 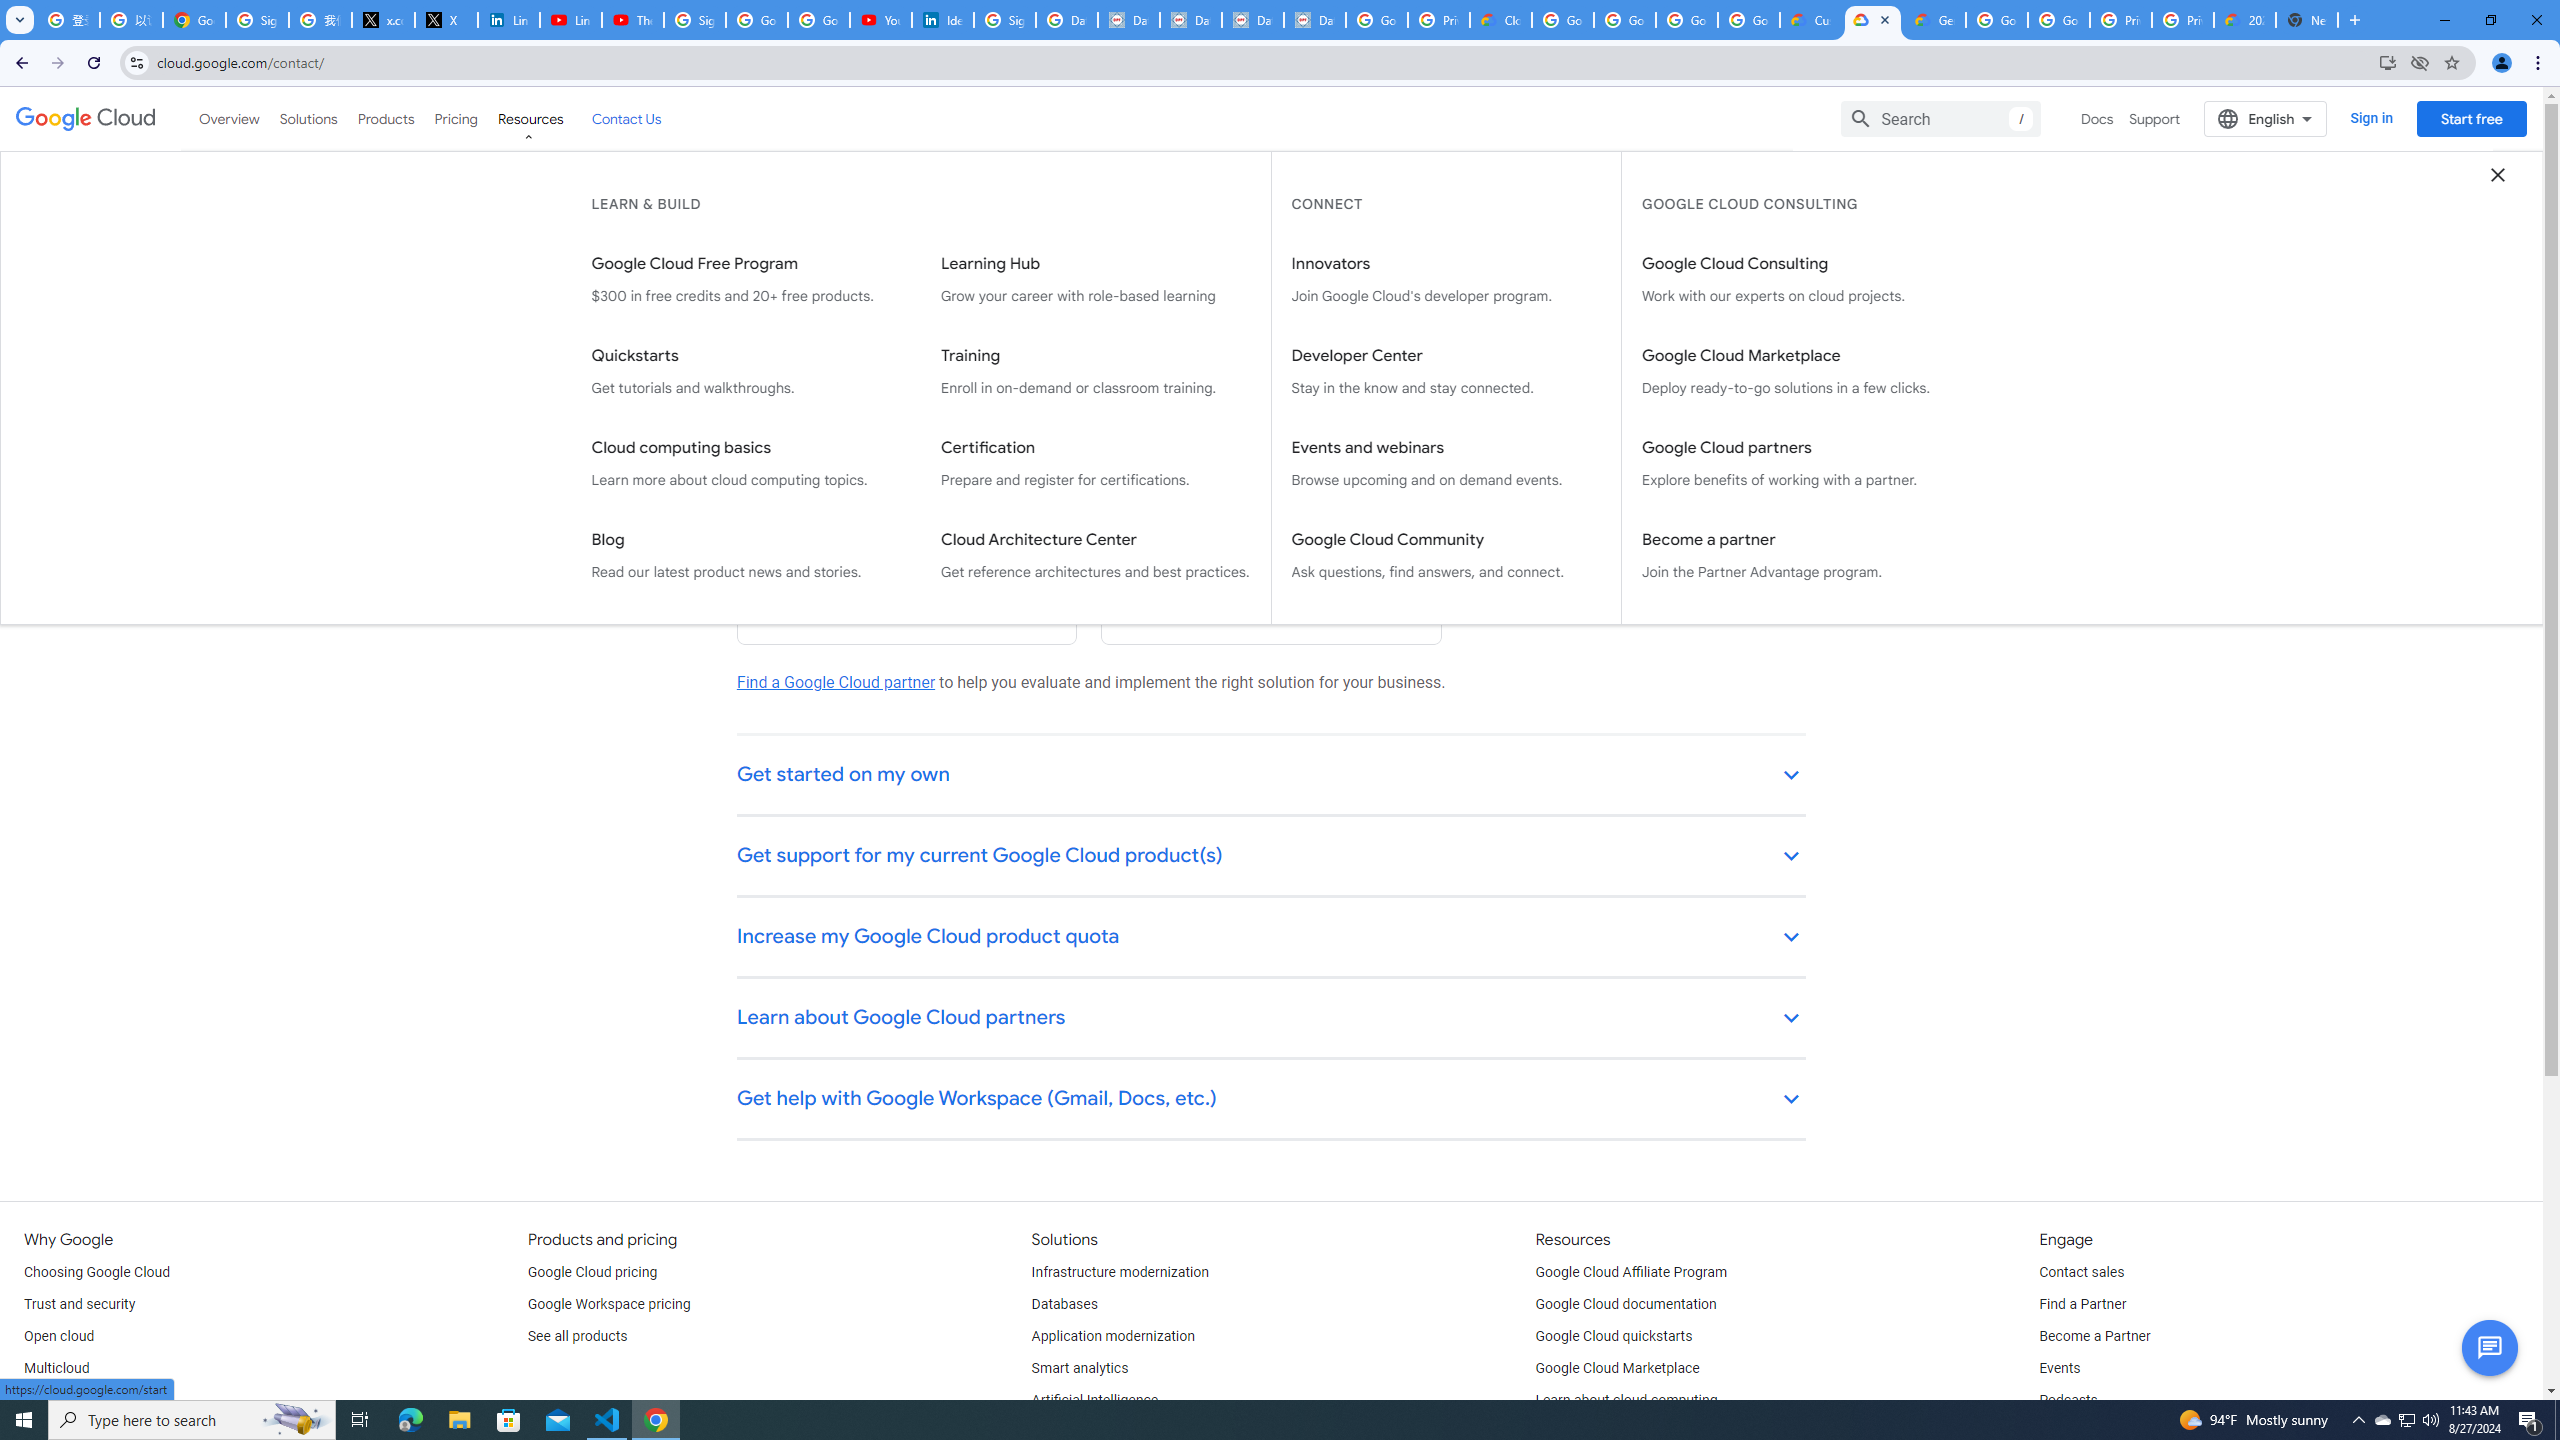 I want to click on 'Google Cloud Marketplace', so click(x=1617, y=1368).